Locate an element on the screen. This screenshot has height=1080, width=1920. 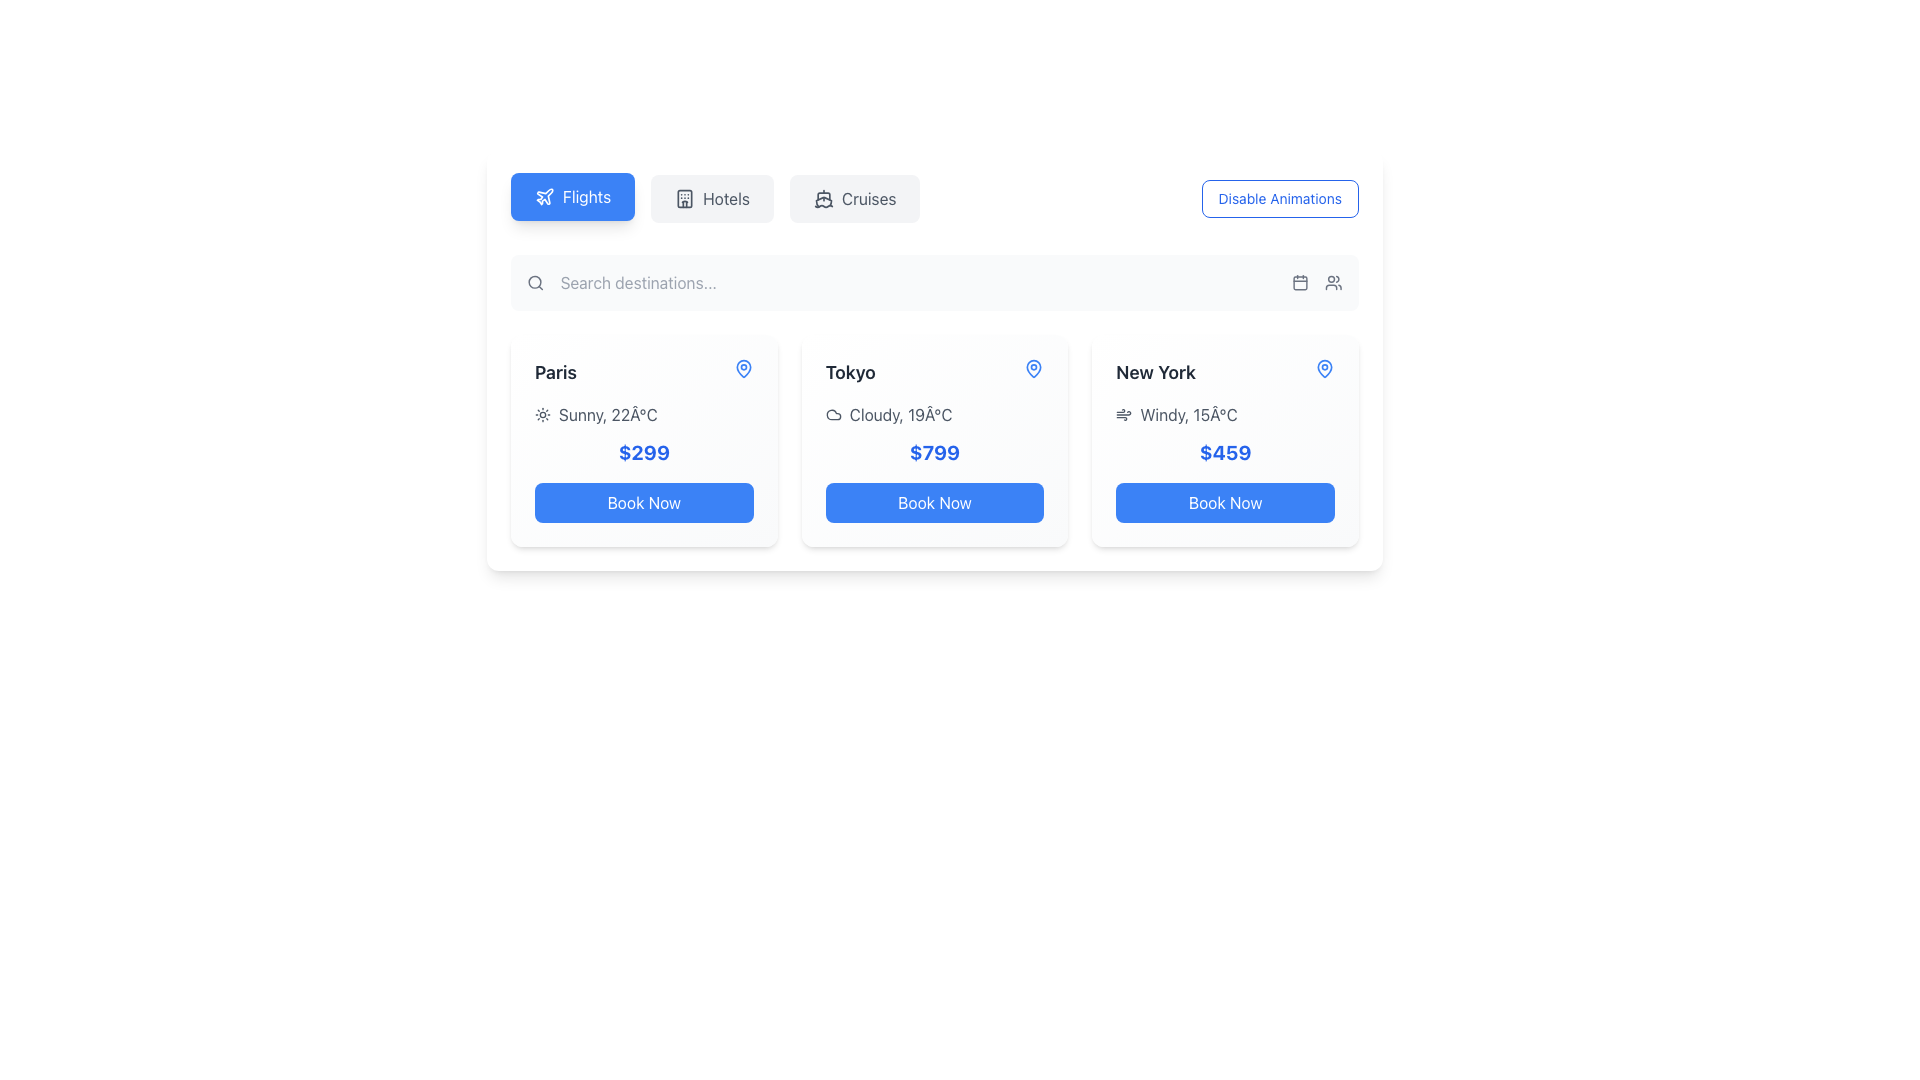
weather description and price details from the text display and icon located centrally within the 'New York' card, positioned below the heading and above the 'Book Now' button is located at coordinates (1224, 434).